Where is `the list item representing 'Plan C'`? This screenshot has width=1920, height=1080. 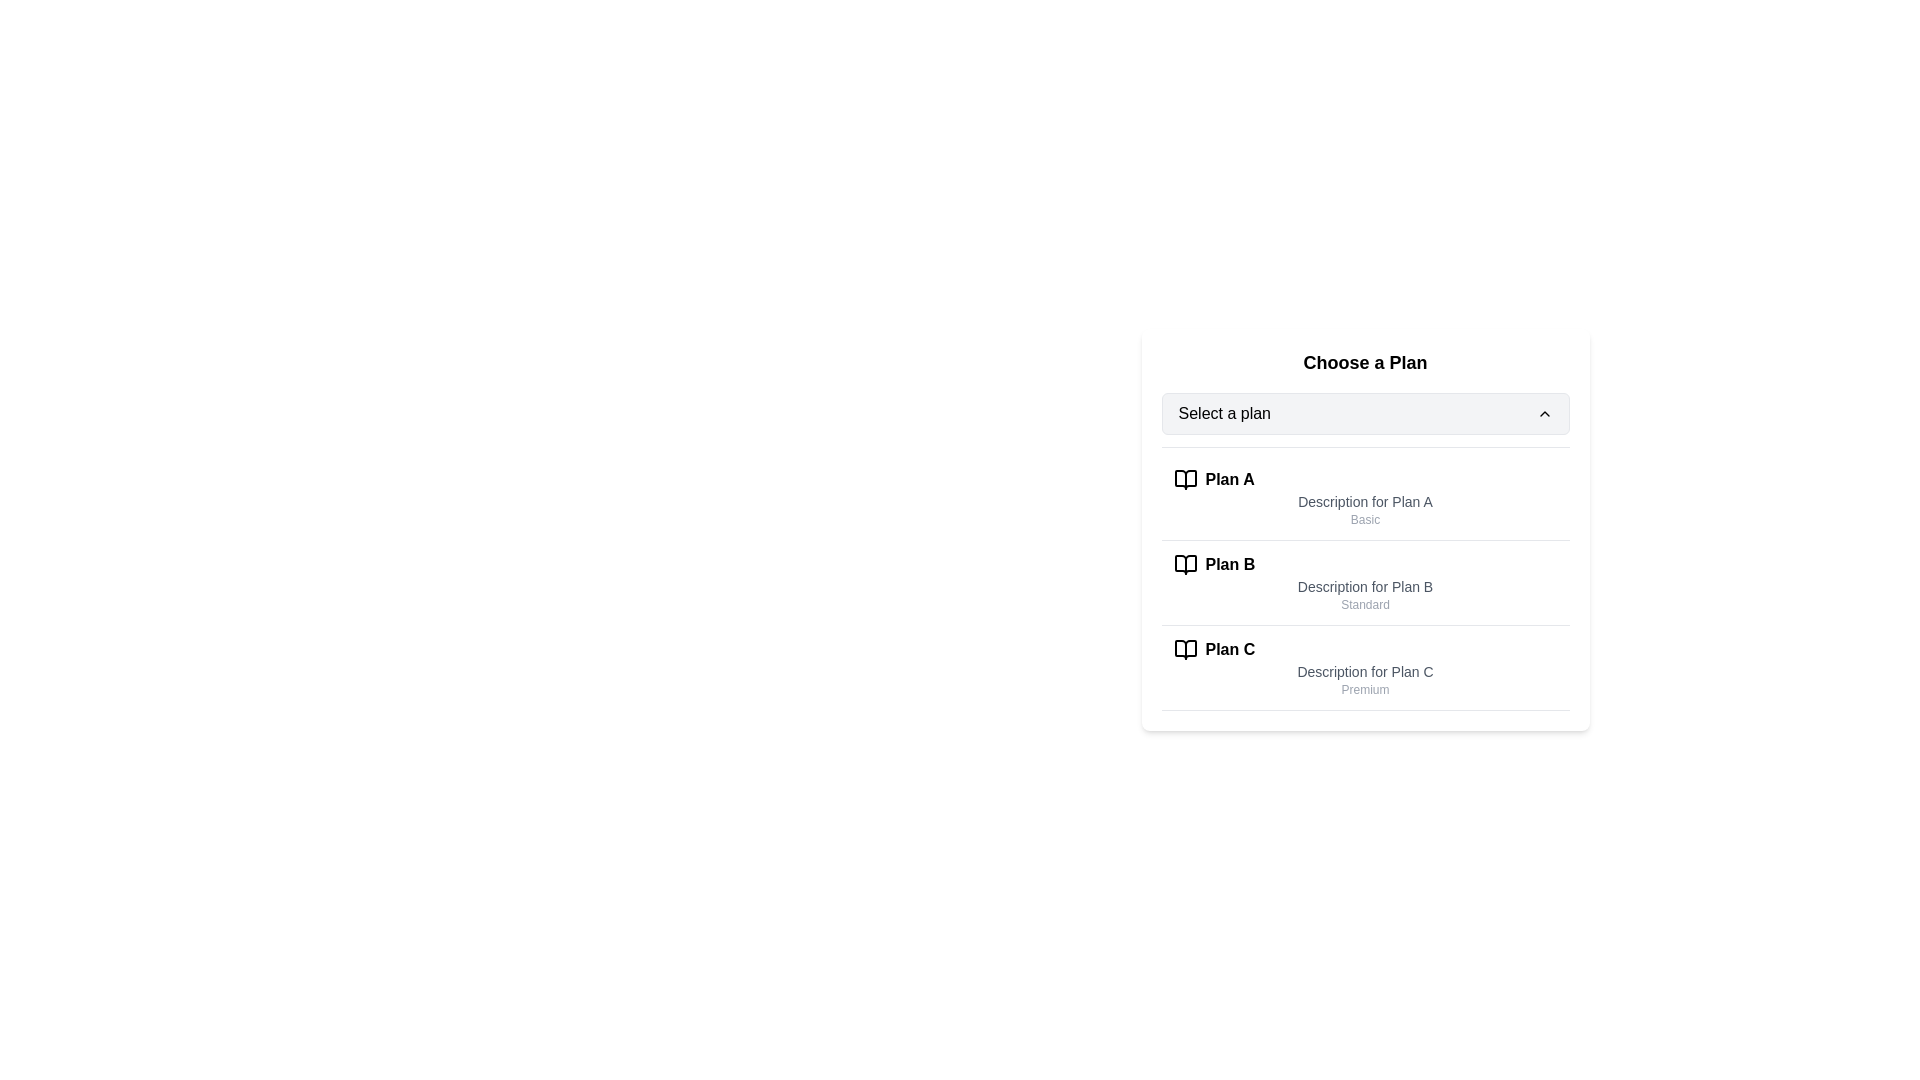 the list item representing 'Plan C' is located at coordinates (1364, 668).